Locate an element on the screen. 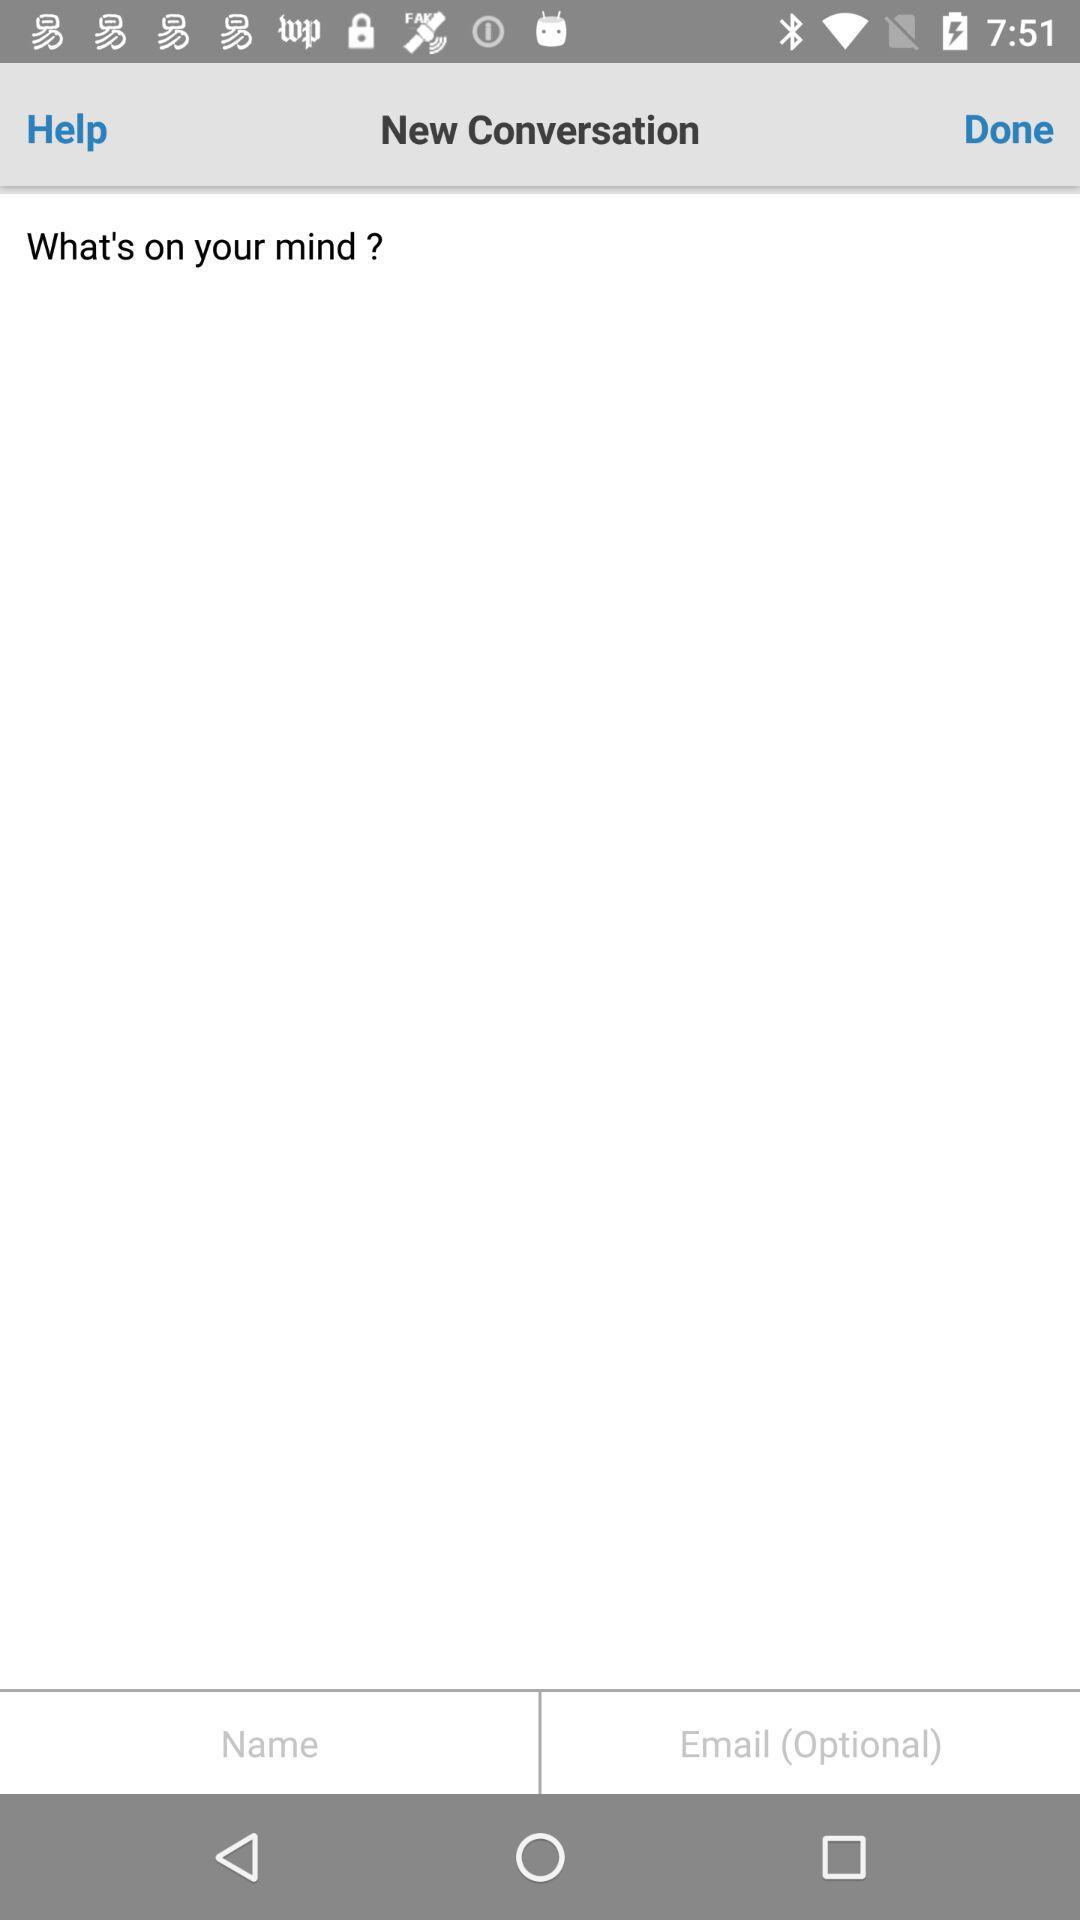  icon at the top right corner is located at coordinates (968, 127).